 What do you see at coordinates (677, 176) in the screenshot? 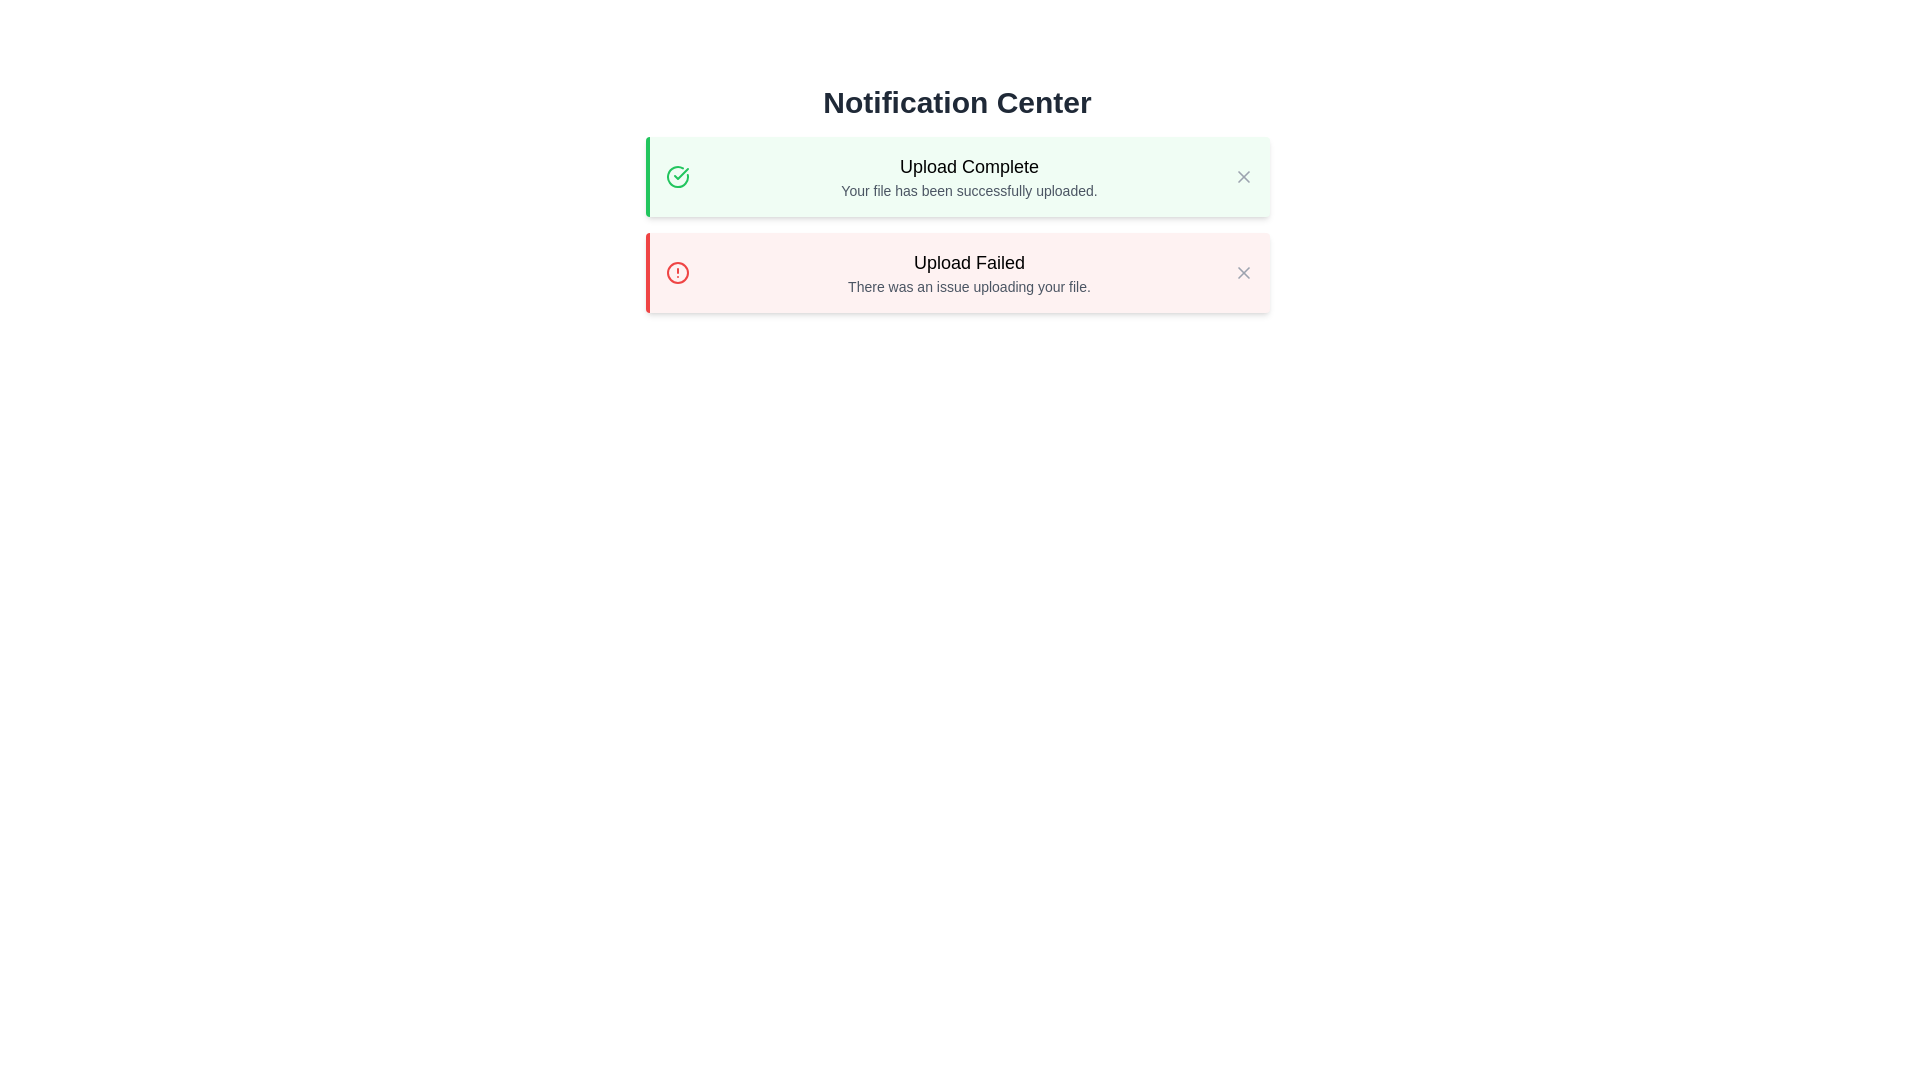
I see `the green circular icon with a checkmark inside, indicating a successful action, located at the top-left corner of the 'Upload Complete' notification message` at bounding box center [677, 176].